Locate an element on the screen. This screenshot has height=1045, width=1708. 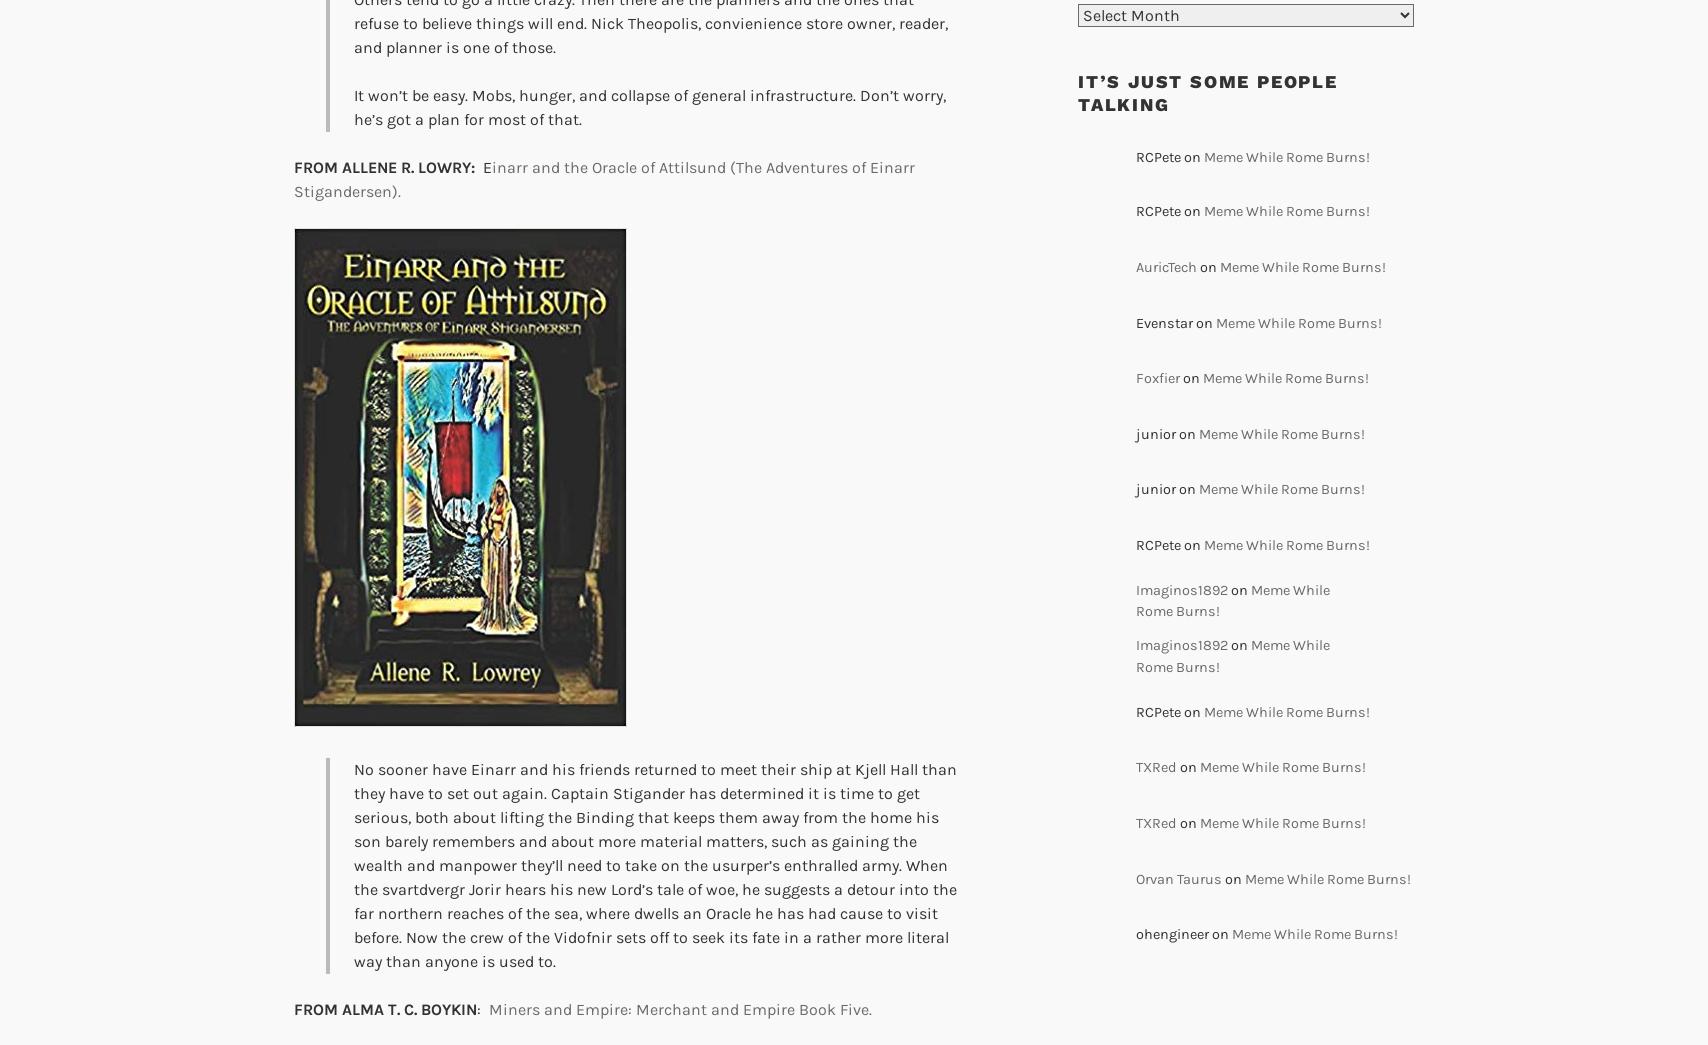
'AuricTech' is located at coordinates (1166, 265).